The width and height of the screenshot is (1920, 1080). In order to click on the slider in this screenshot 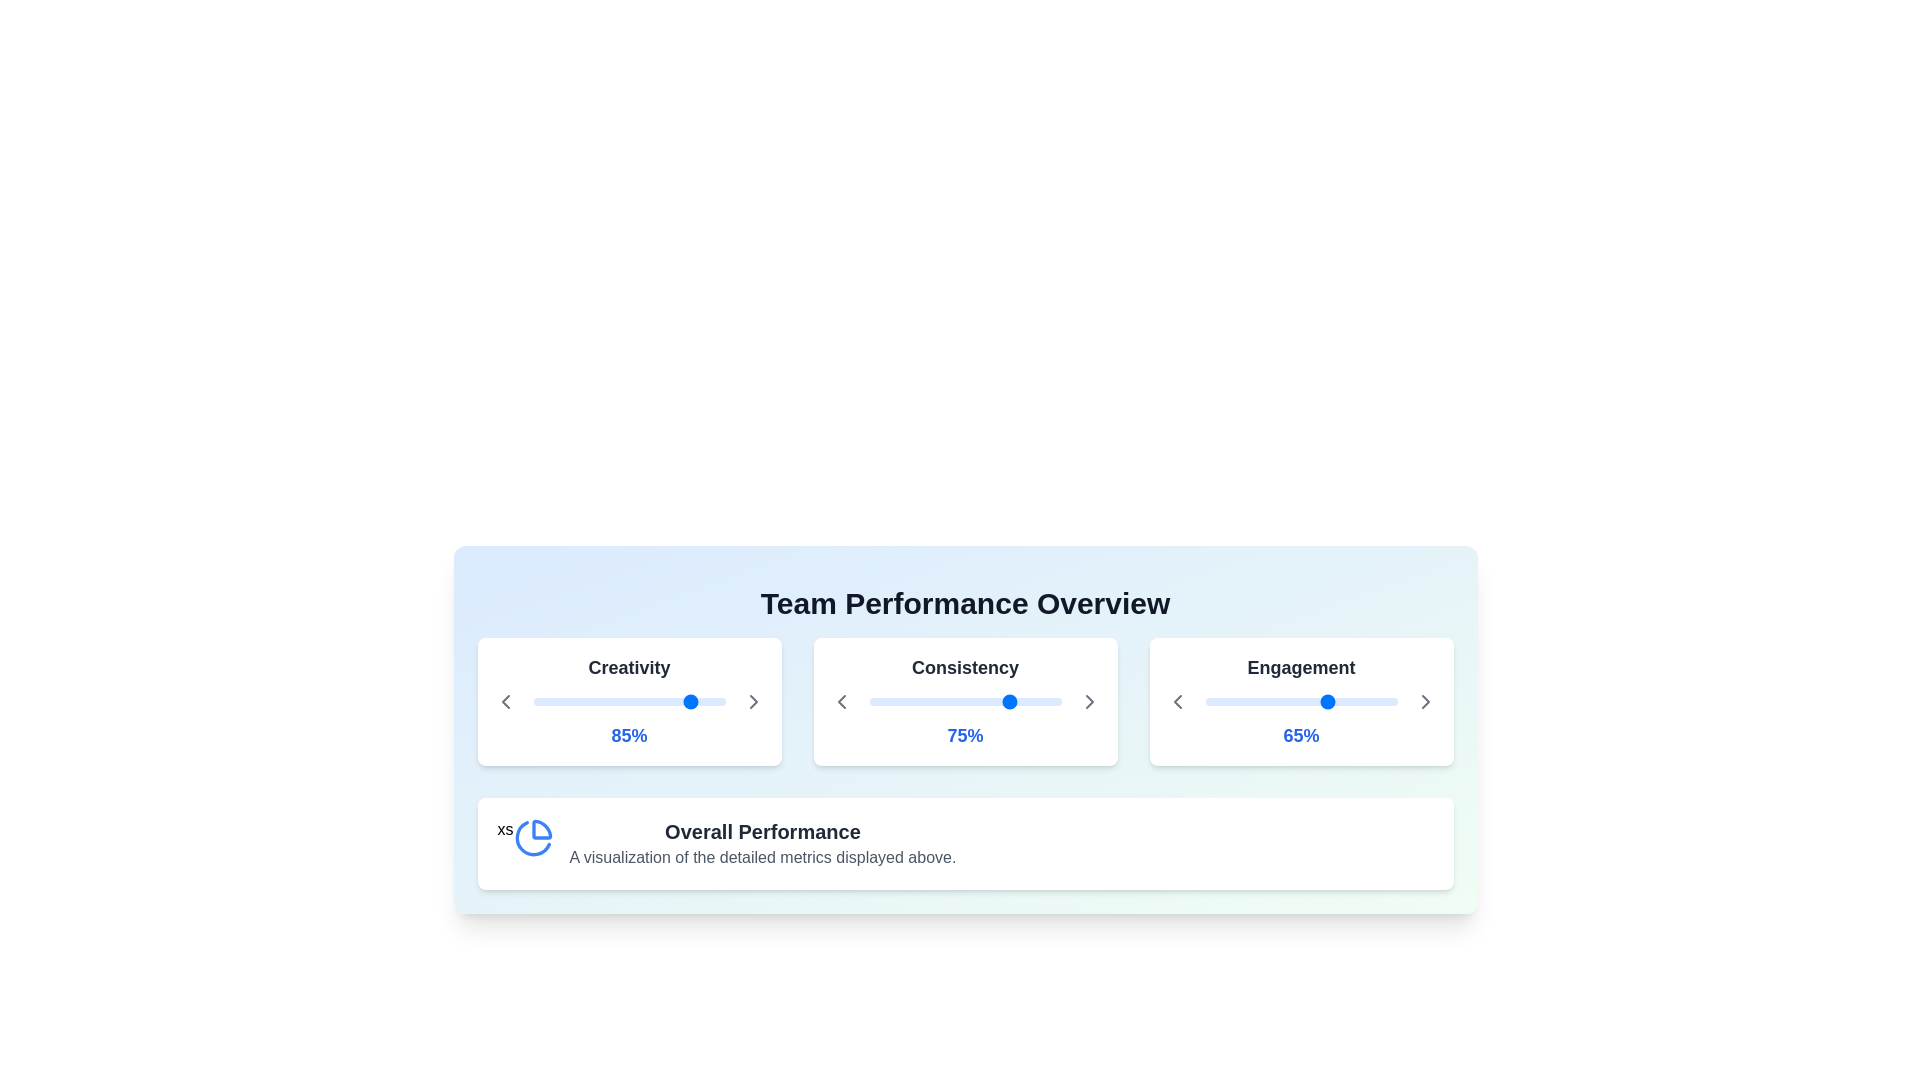, I will do `click(720, 701)`.